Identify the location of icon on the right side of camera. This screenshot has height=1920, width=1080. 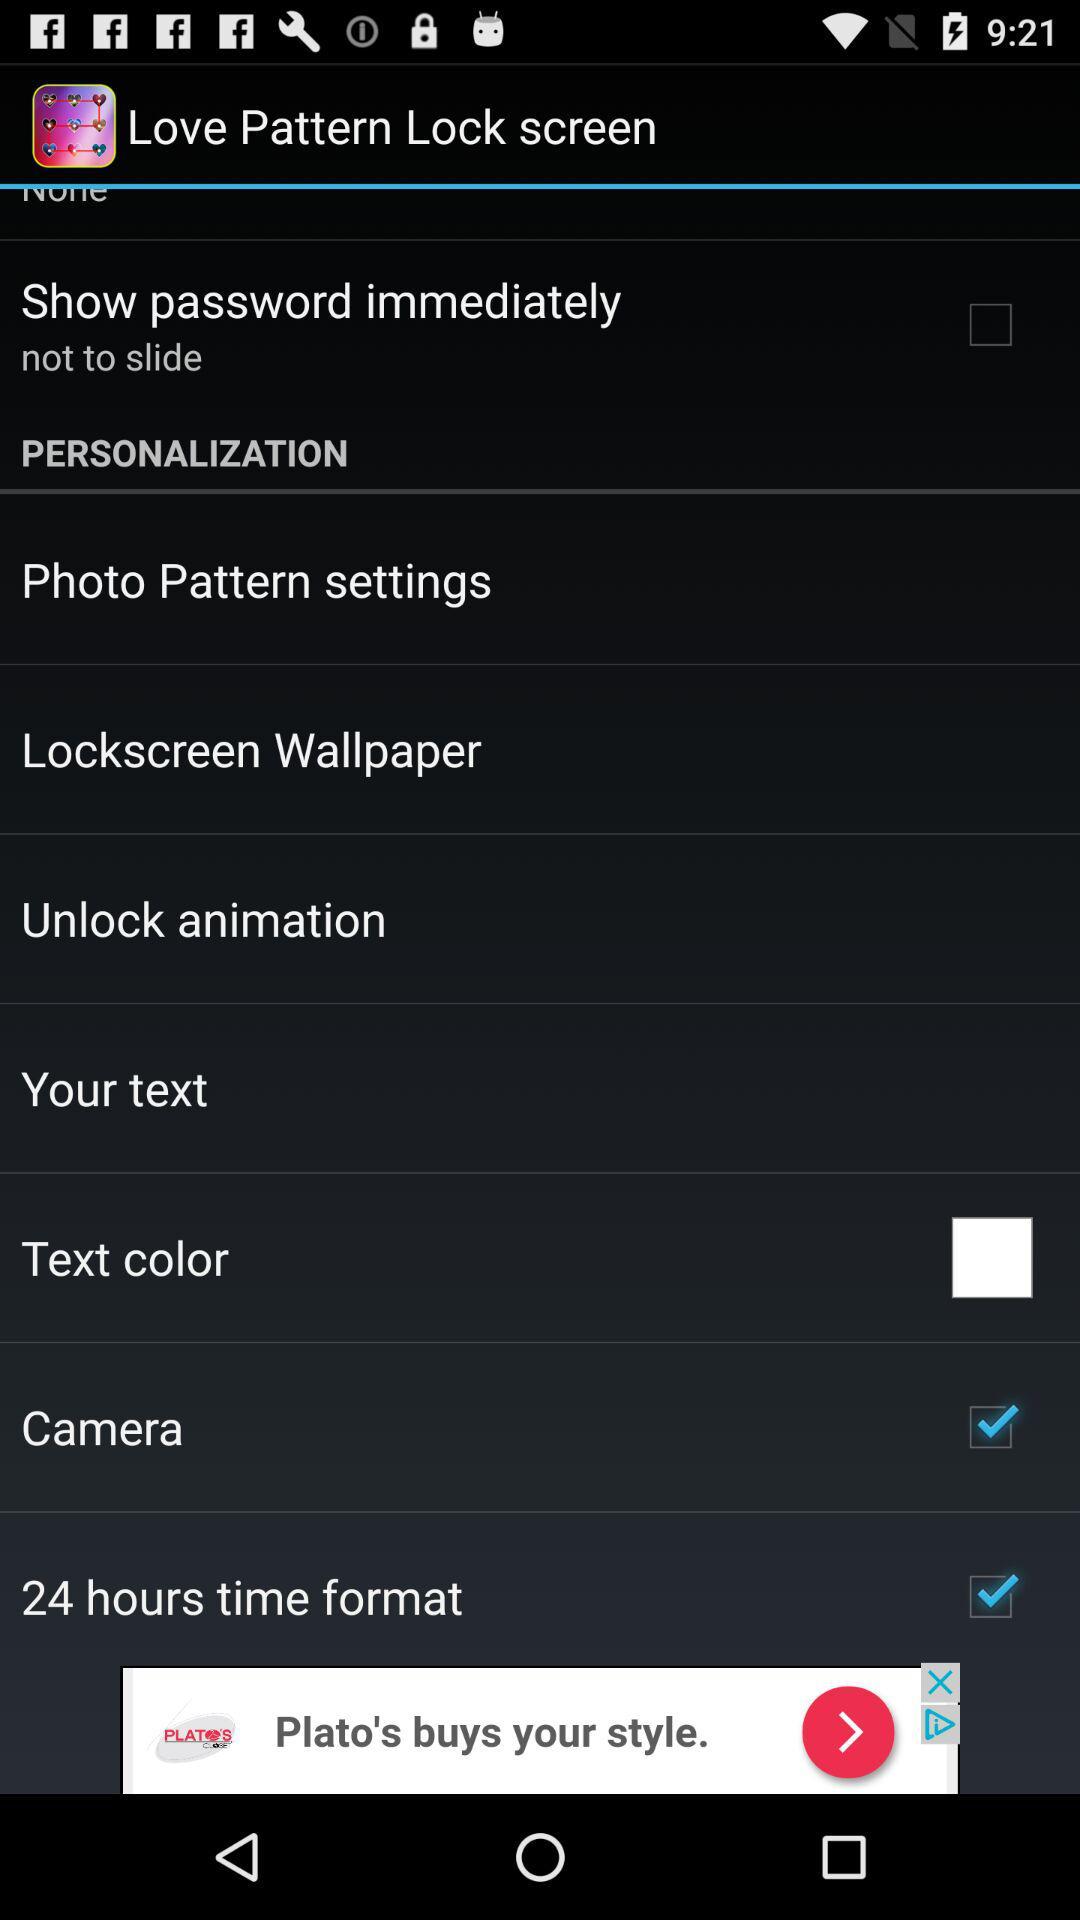
(991, 1425).